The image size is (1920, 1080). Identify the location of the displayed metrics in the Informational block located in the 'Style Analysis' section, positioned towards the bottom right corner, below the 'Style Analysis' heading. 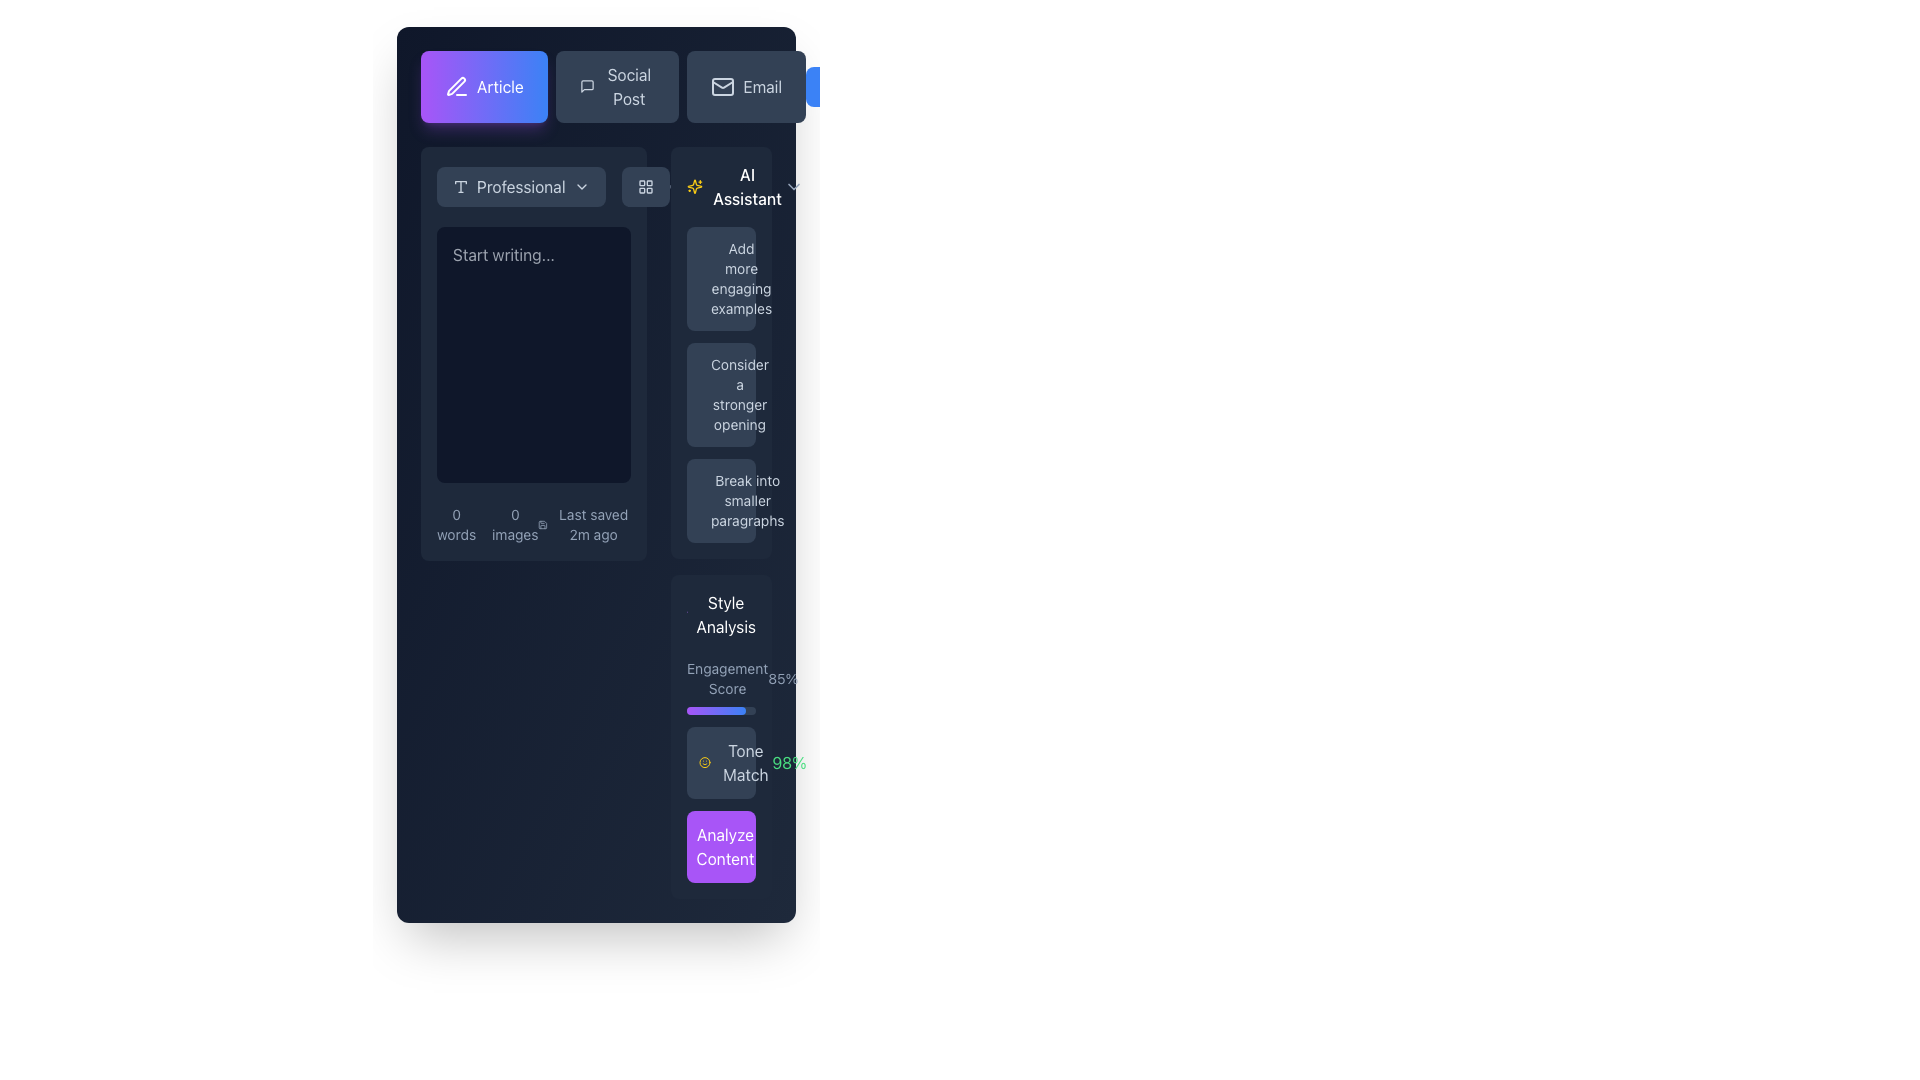
(720, 767).